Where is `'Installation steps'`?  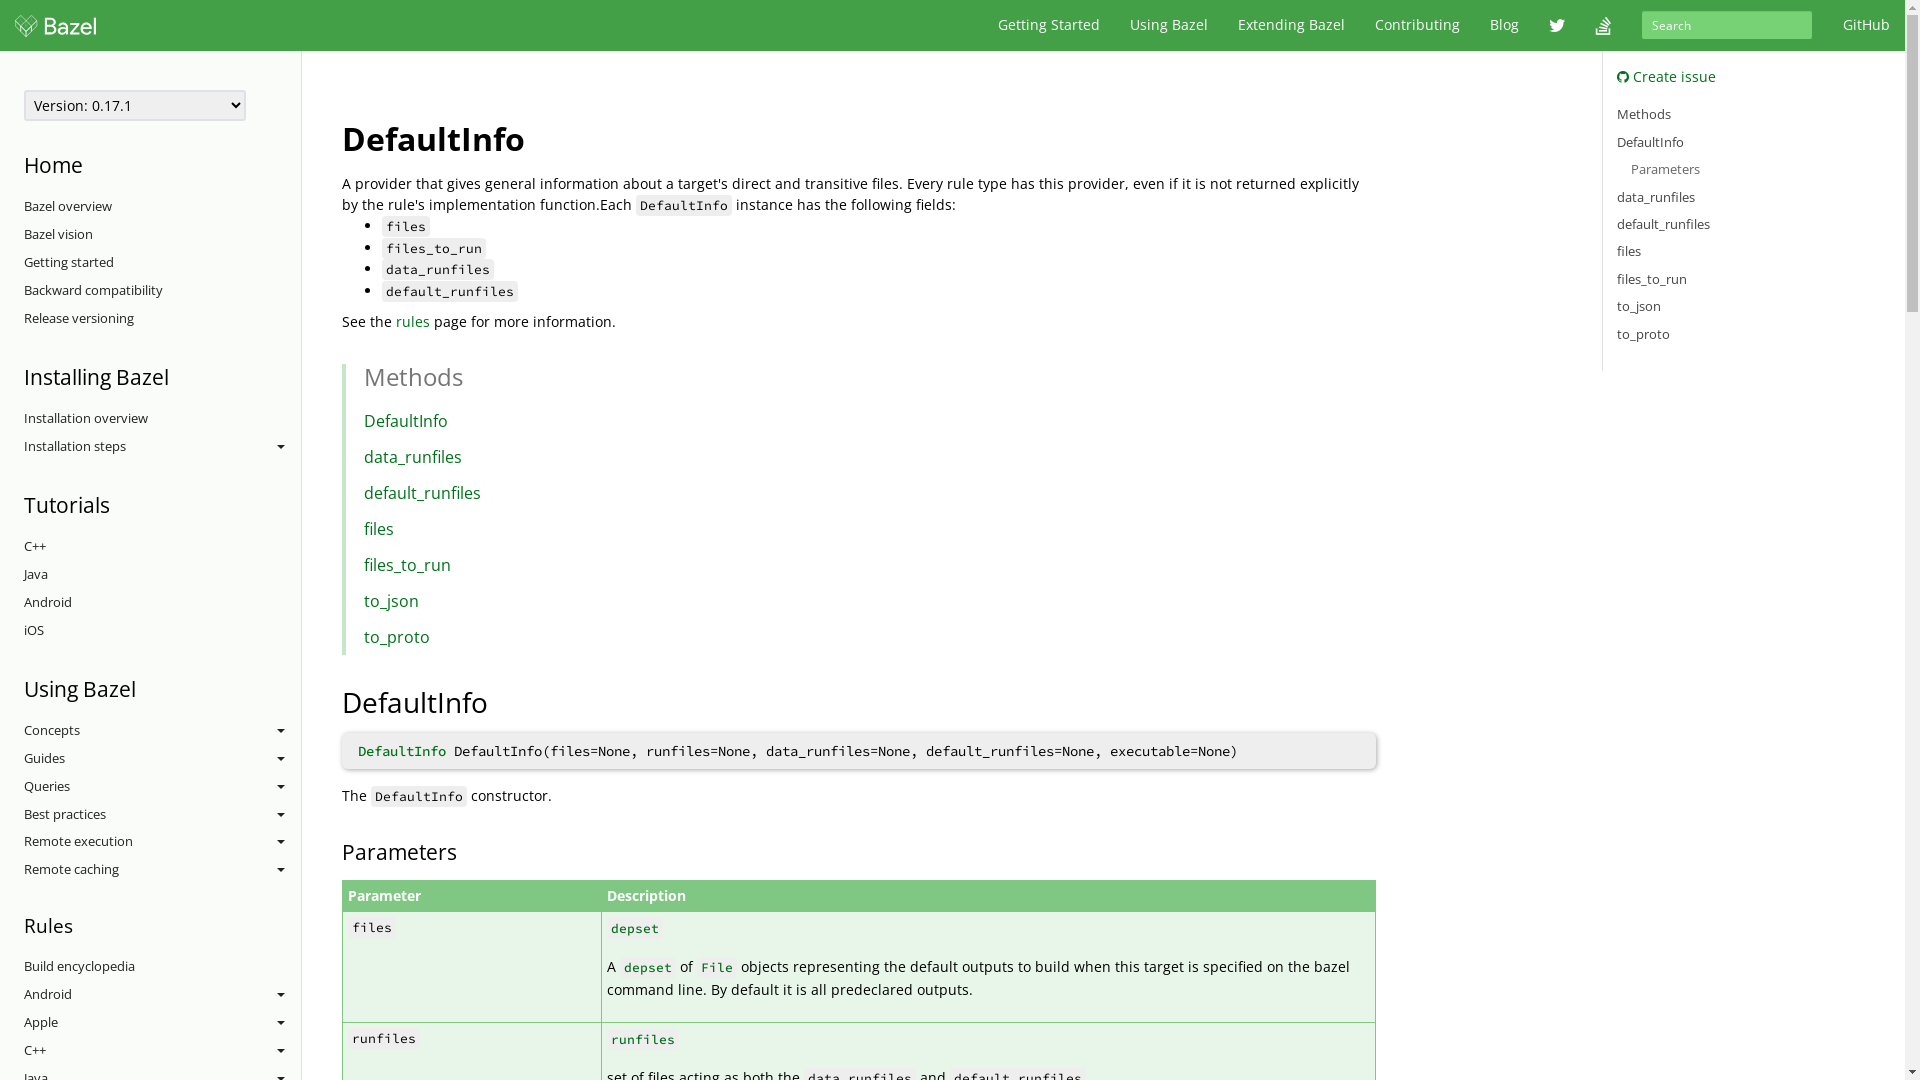 'Installation steps' is located at coordinates (162, 446).